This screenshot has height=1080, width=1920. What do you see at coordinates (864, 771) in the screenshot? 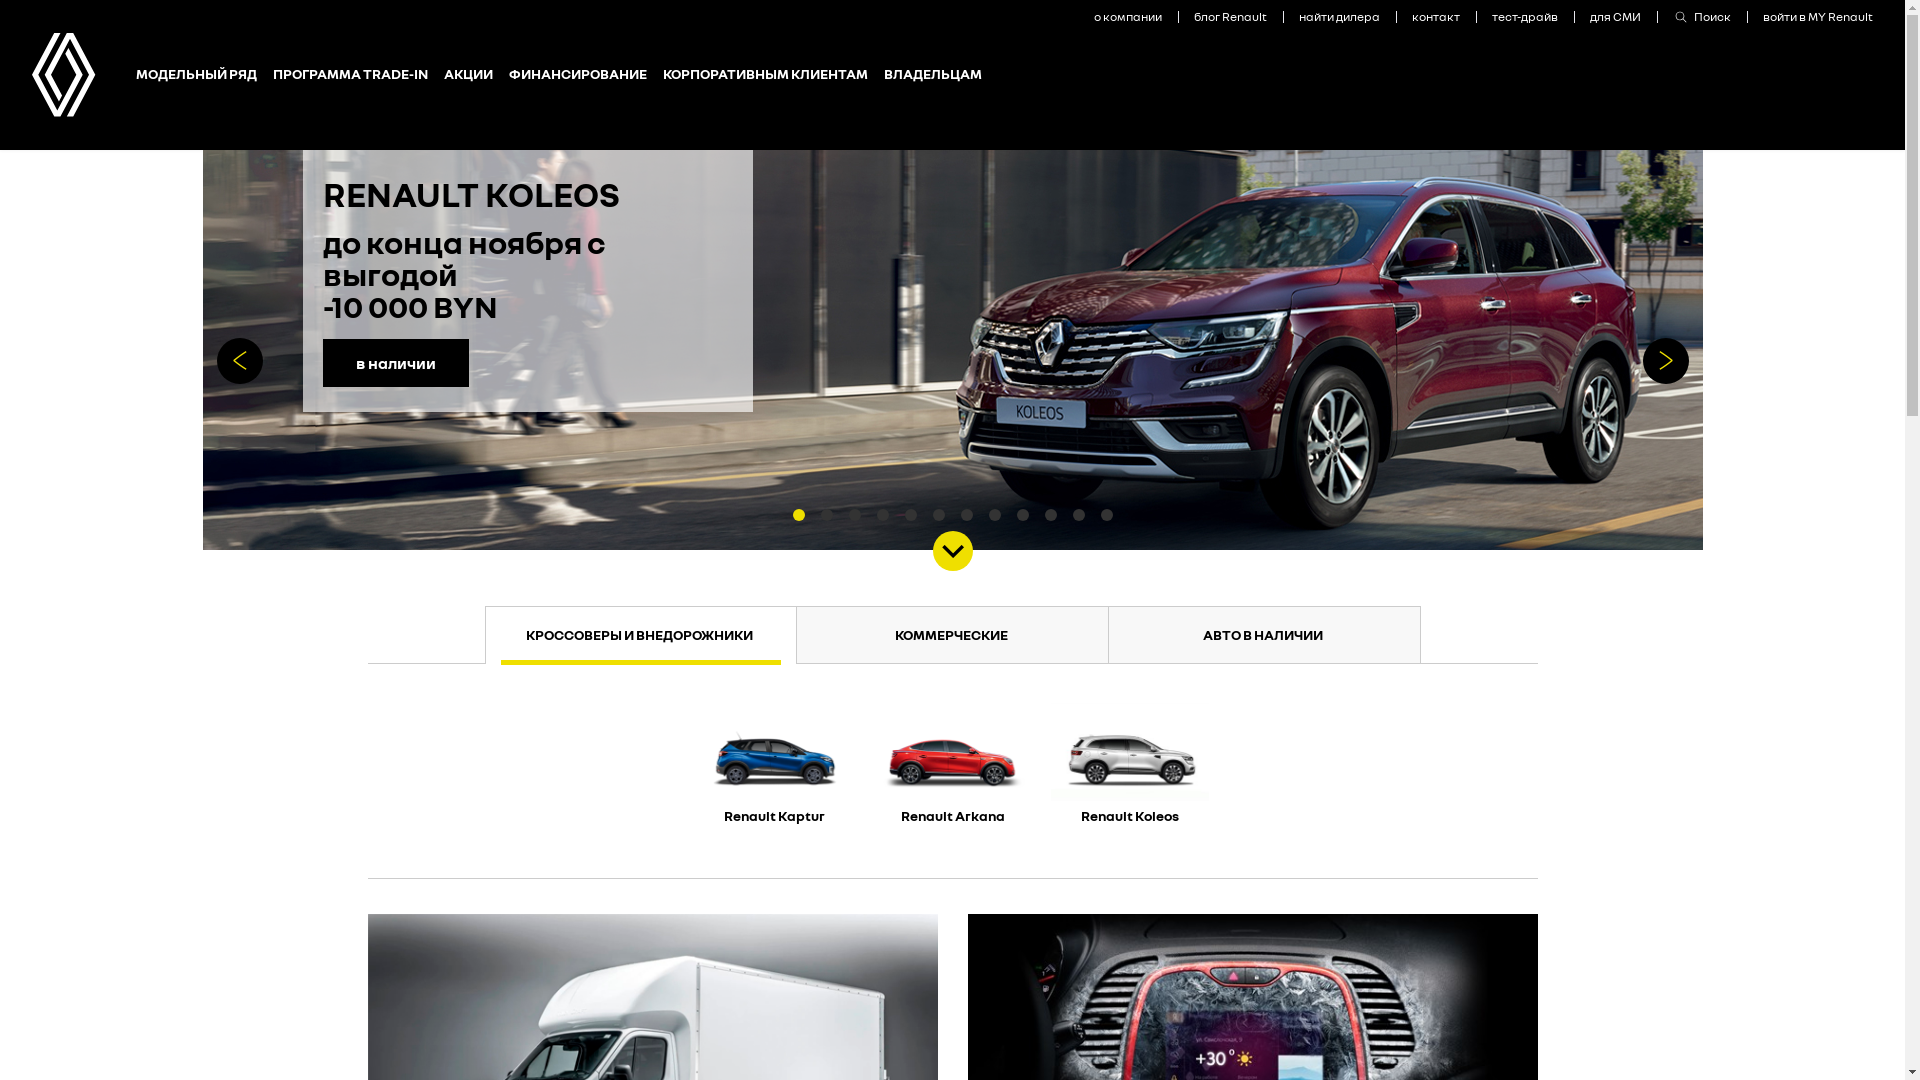
I see `'Renault Arkana'` at bounding box center [864, 771].